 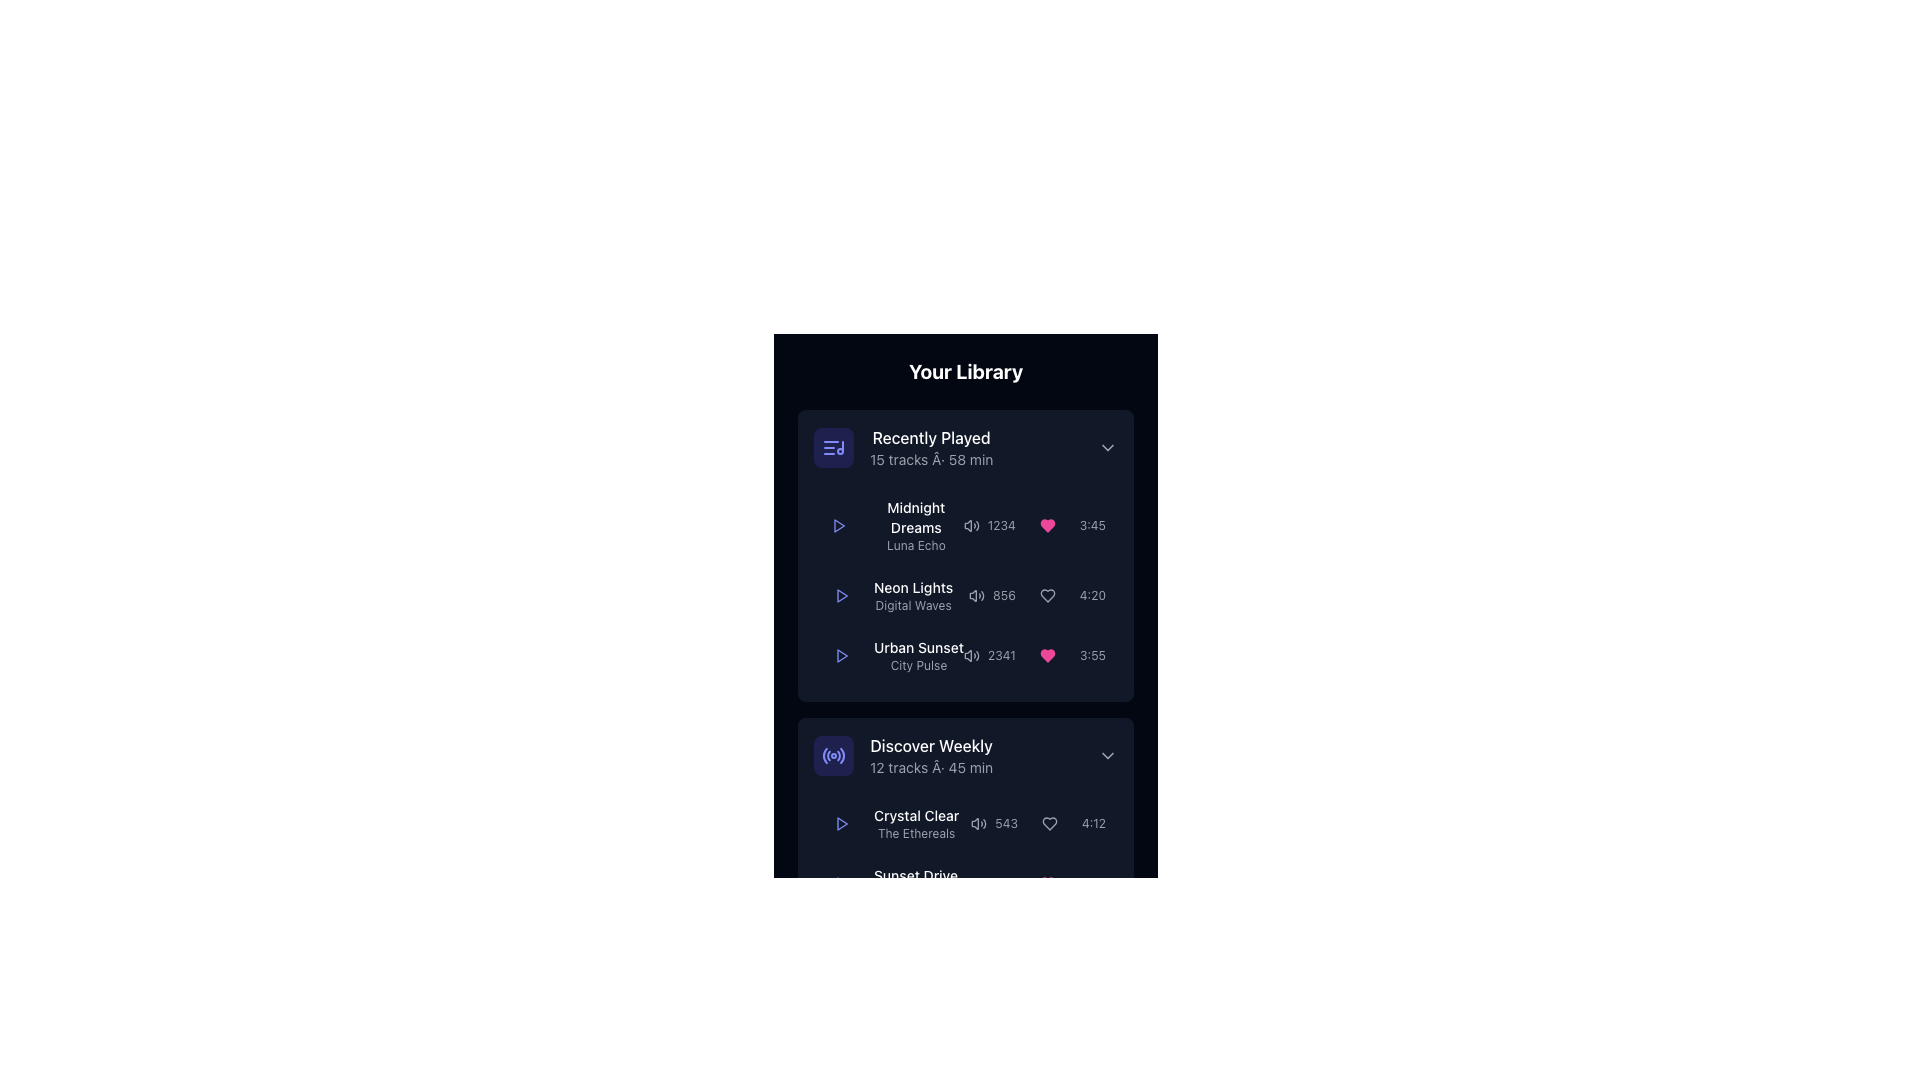 I want to click on the play symbol icon within the circular button in the 'Recently Played' section for the song 'Urban Sunset' by 'City Pulse' to activate hover effects, so click(x=841, y=655).